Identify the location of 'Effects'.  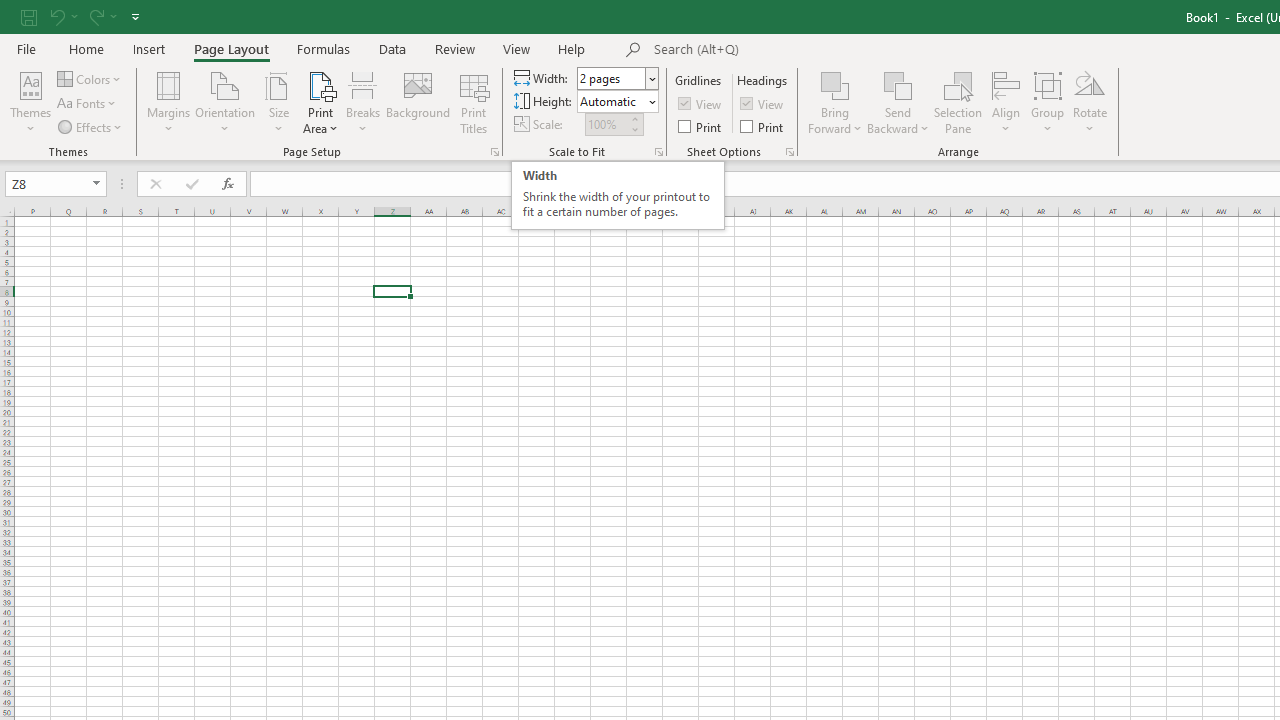
(90, 127).